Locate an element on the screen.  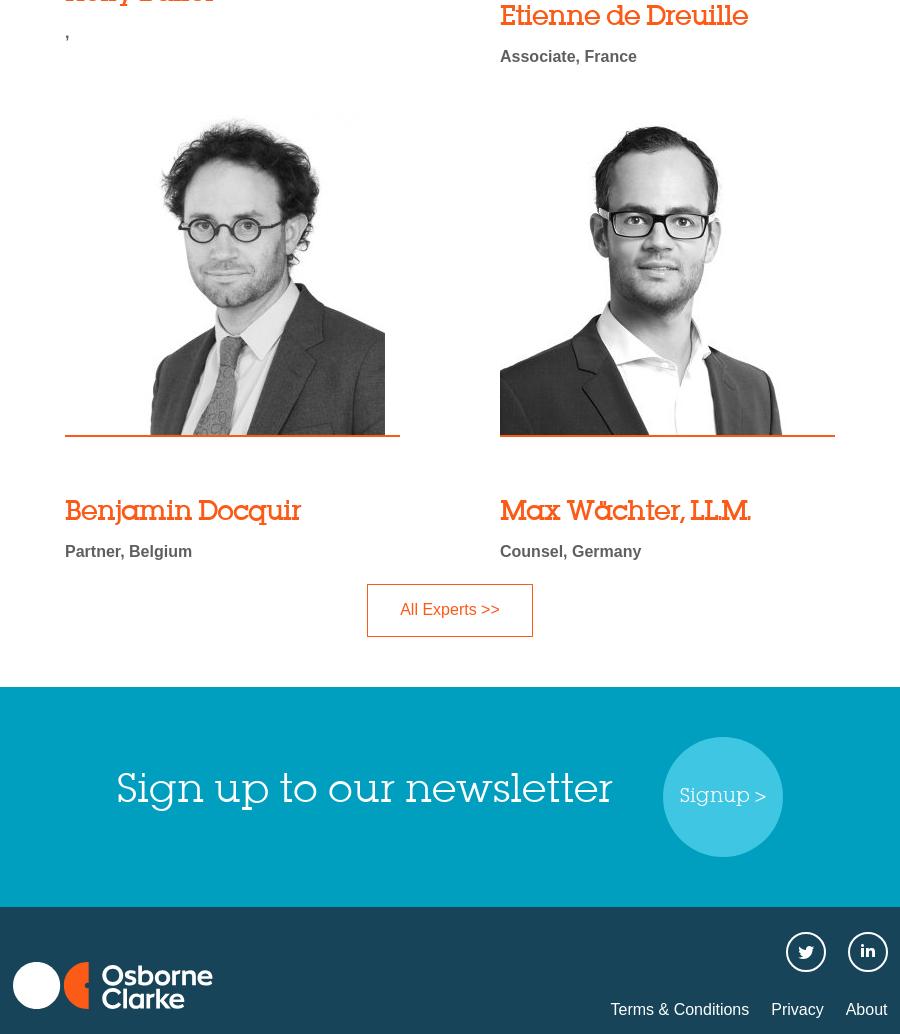
'Etienne de Dreuille' is located at coordinates (499, 16).